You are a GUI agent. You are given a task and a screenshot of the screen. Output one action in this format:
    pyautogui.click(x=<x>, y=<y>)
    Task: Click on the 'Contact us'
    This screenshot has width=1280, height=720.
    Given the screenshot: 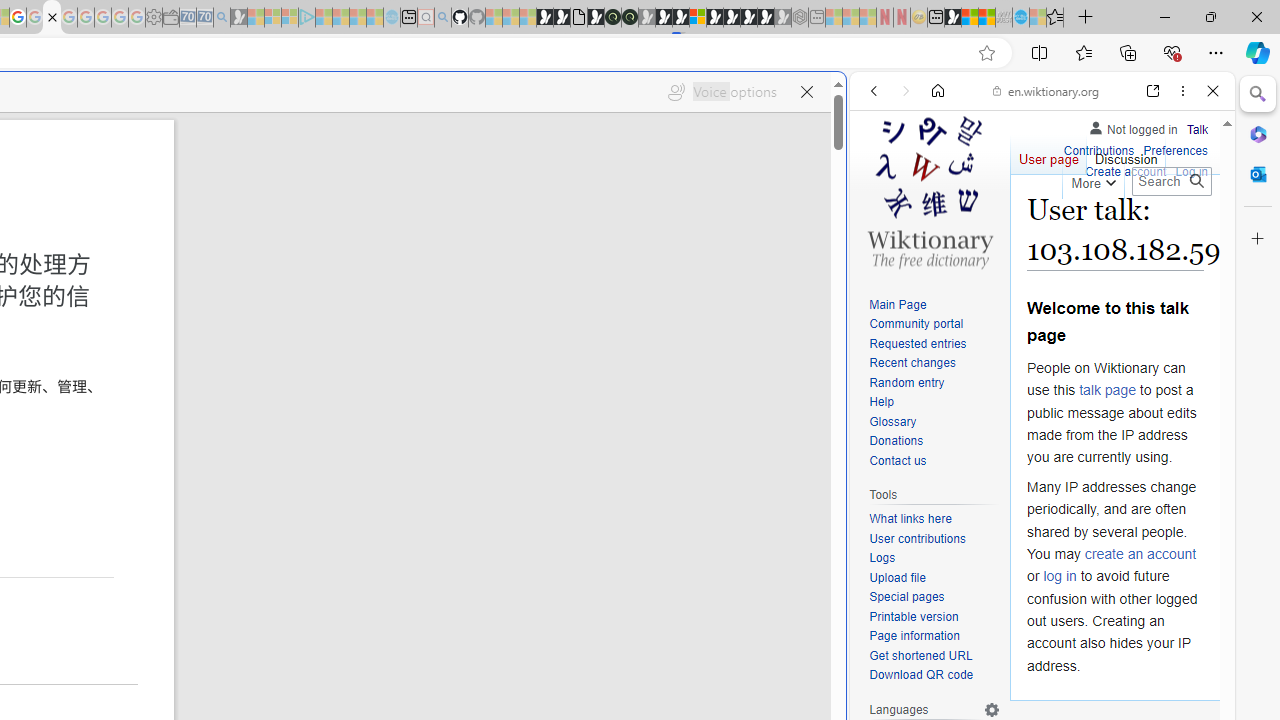 What is the action you would take?
    pyautogui.click(x=896, y=460)
    